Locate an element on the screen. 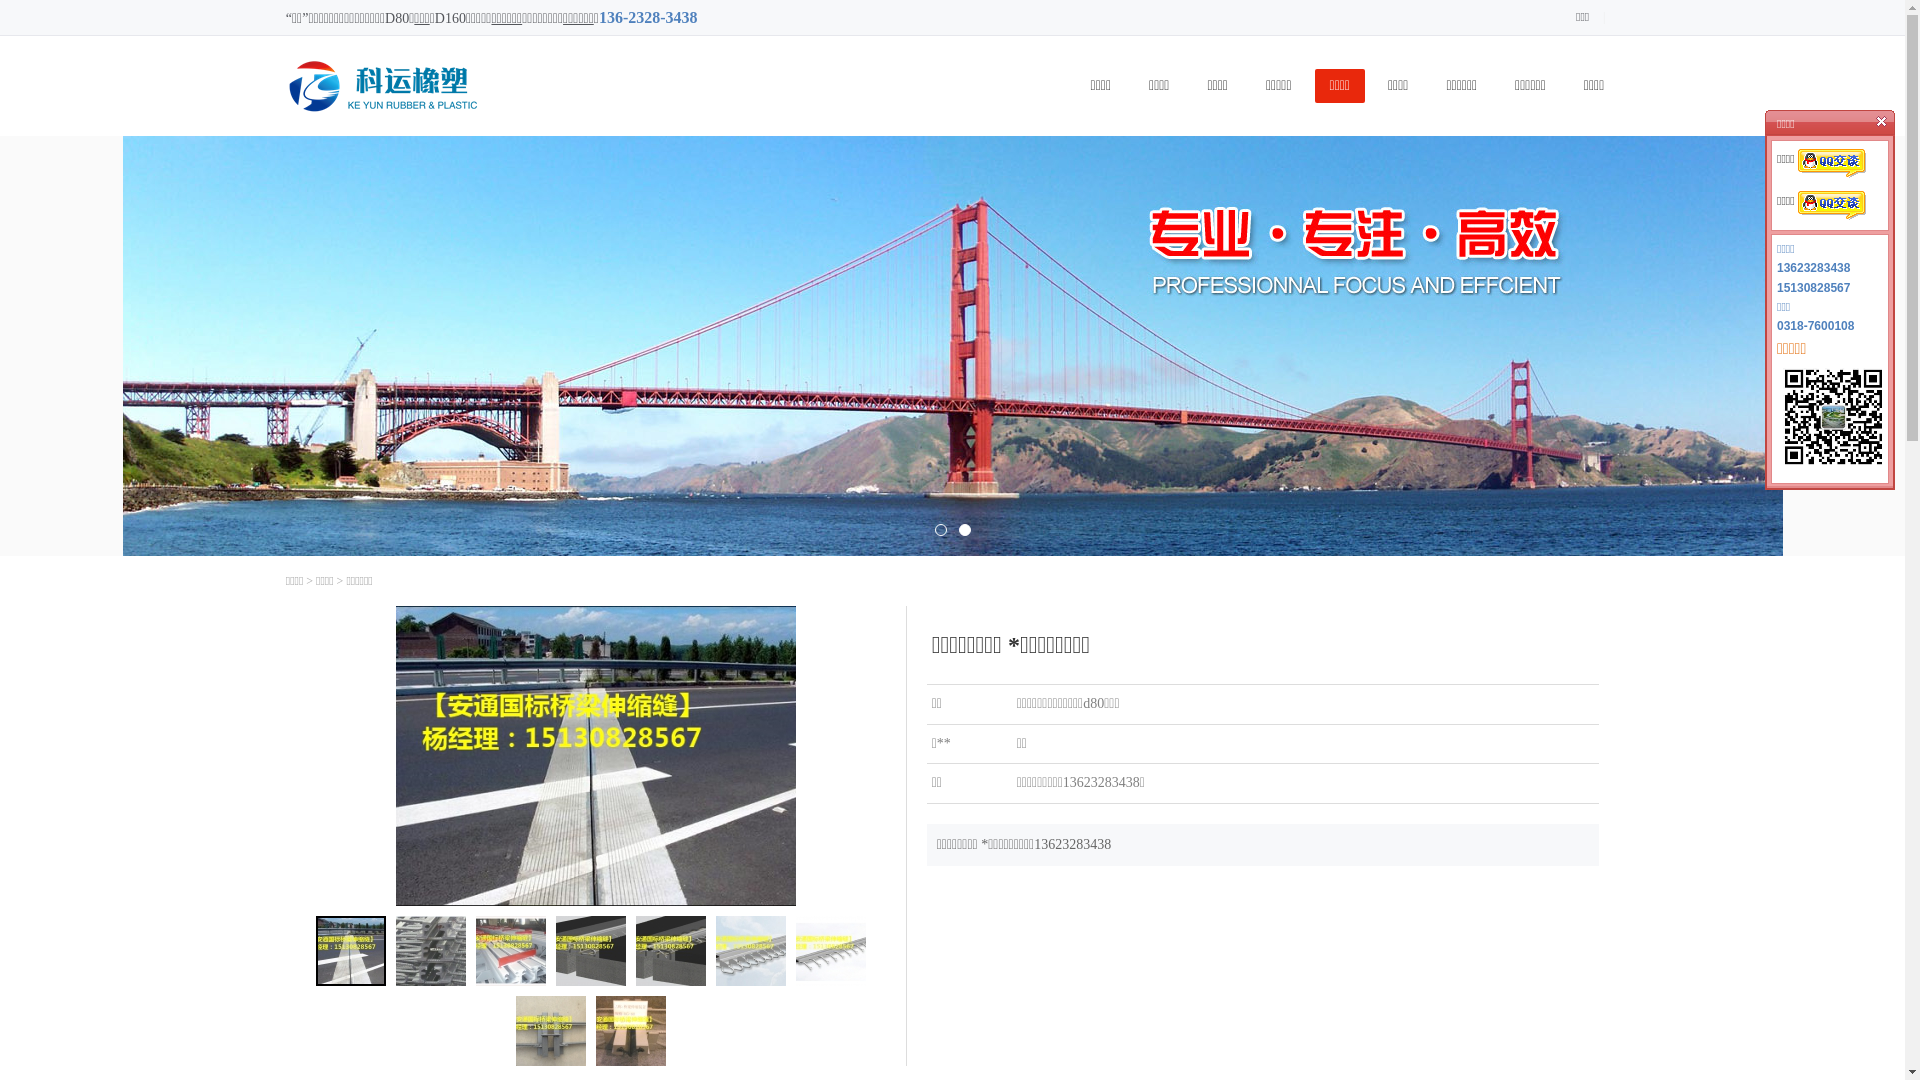 The width and height of the screenshot is (1920, 1080). '1' is located at coordinates (939, 528).